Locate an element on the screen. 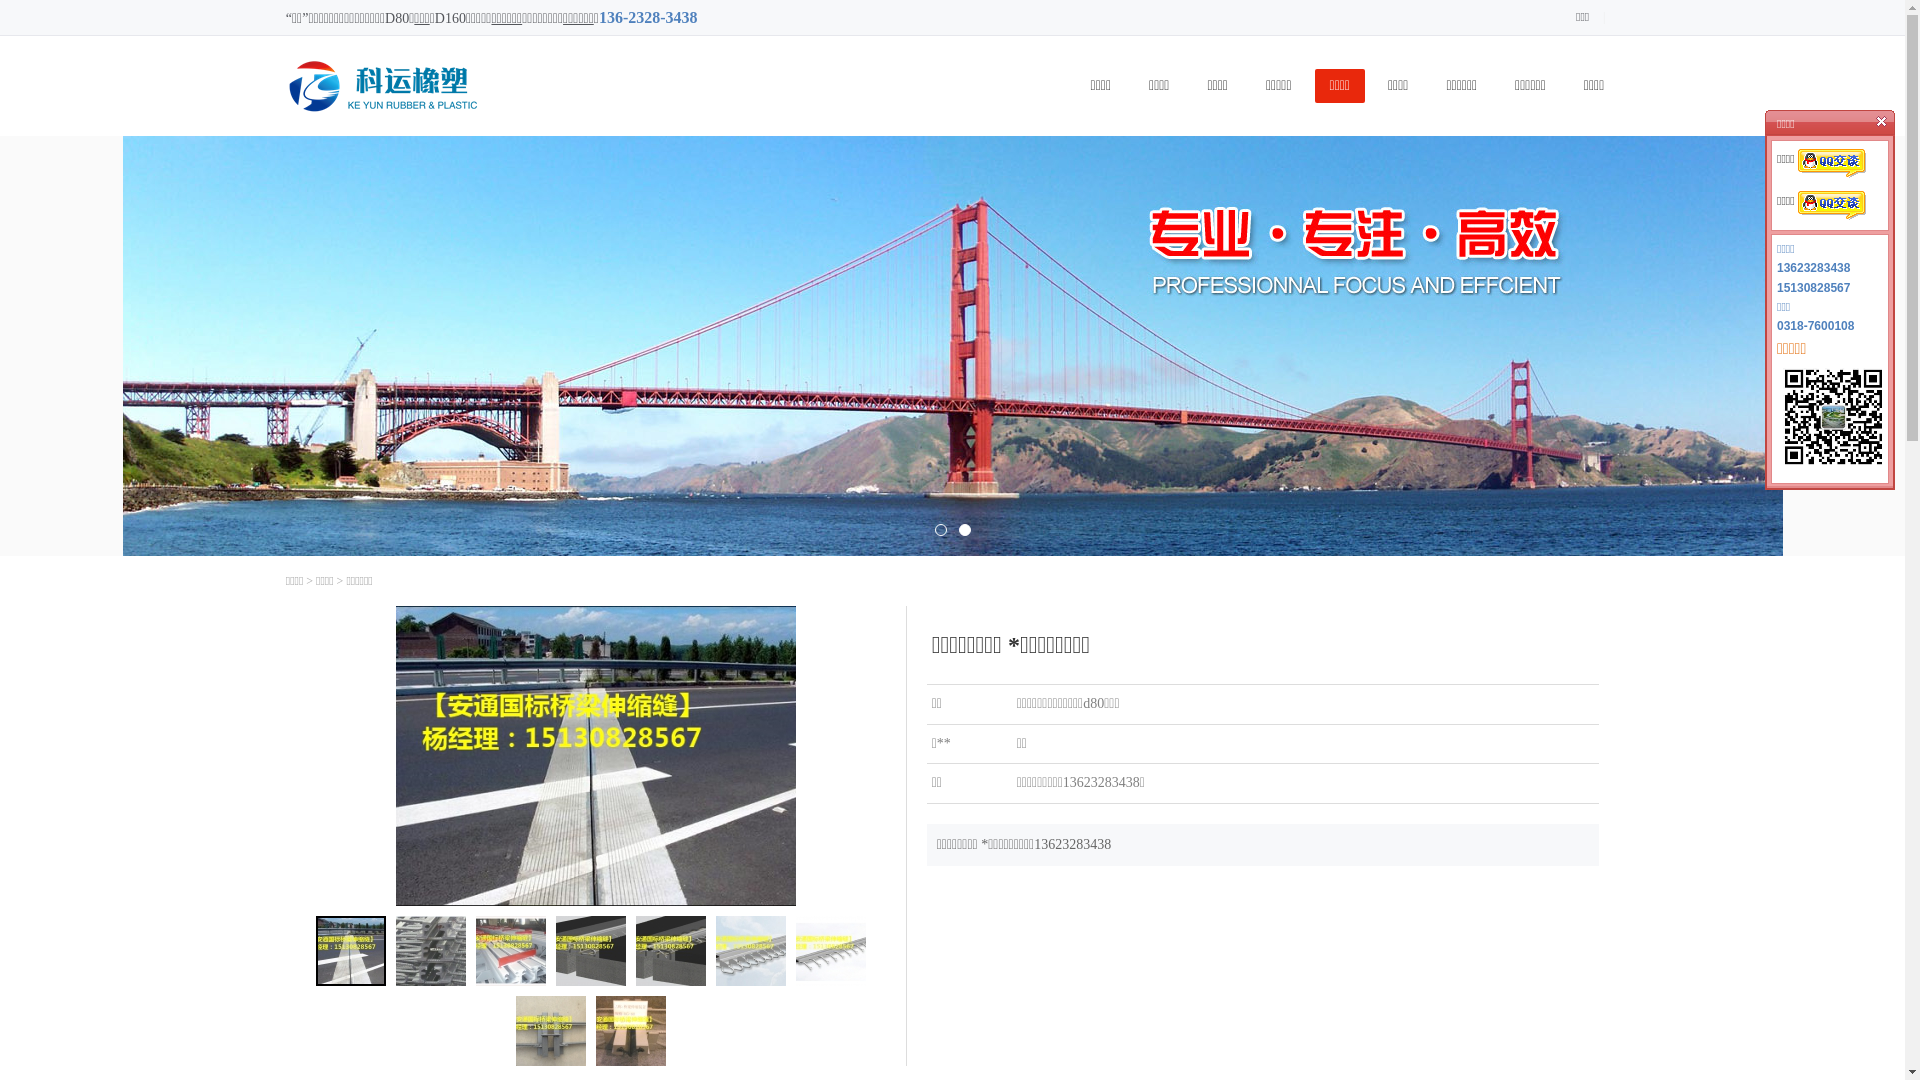 The width and height of the screenshot is (1920, 1080). '1' is located at coordinates (939, 528).